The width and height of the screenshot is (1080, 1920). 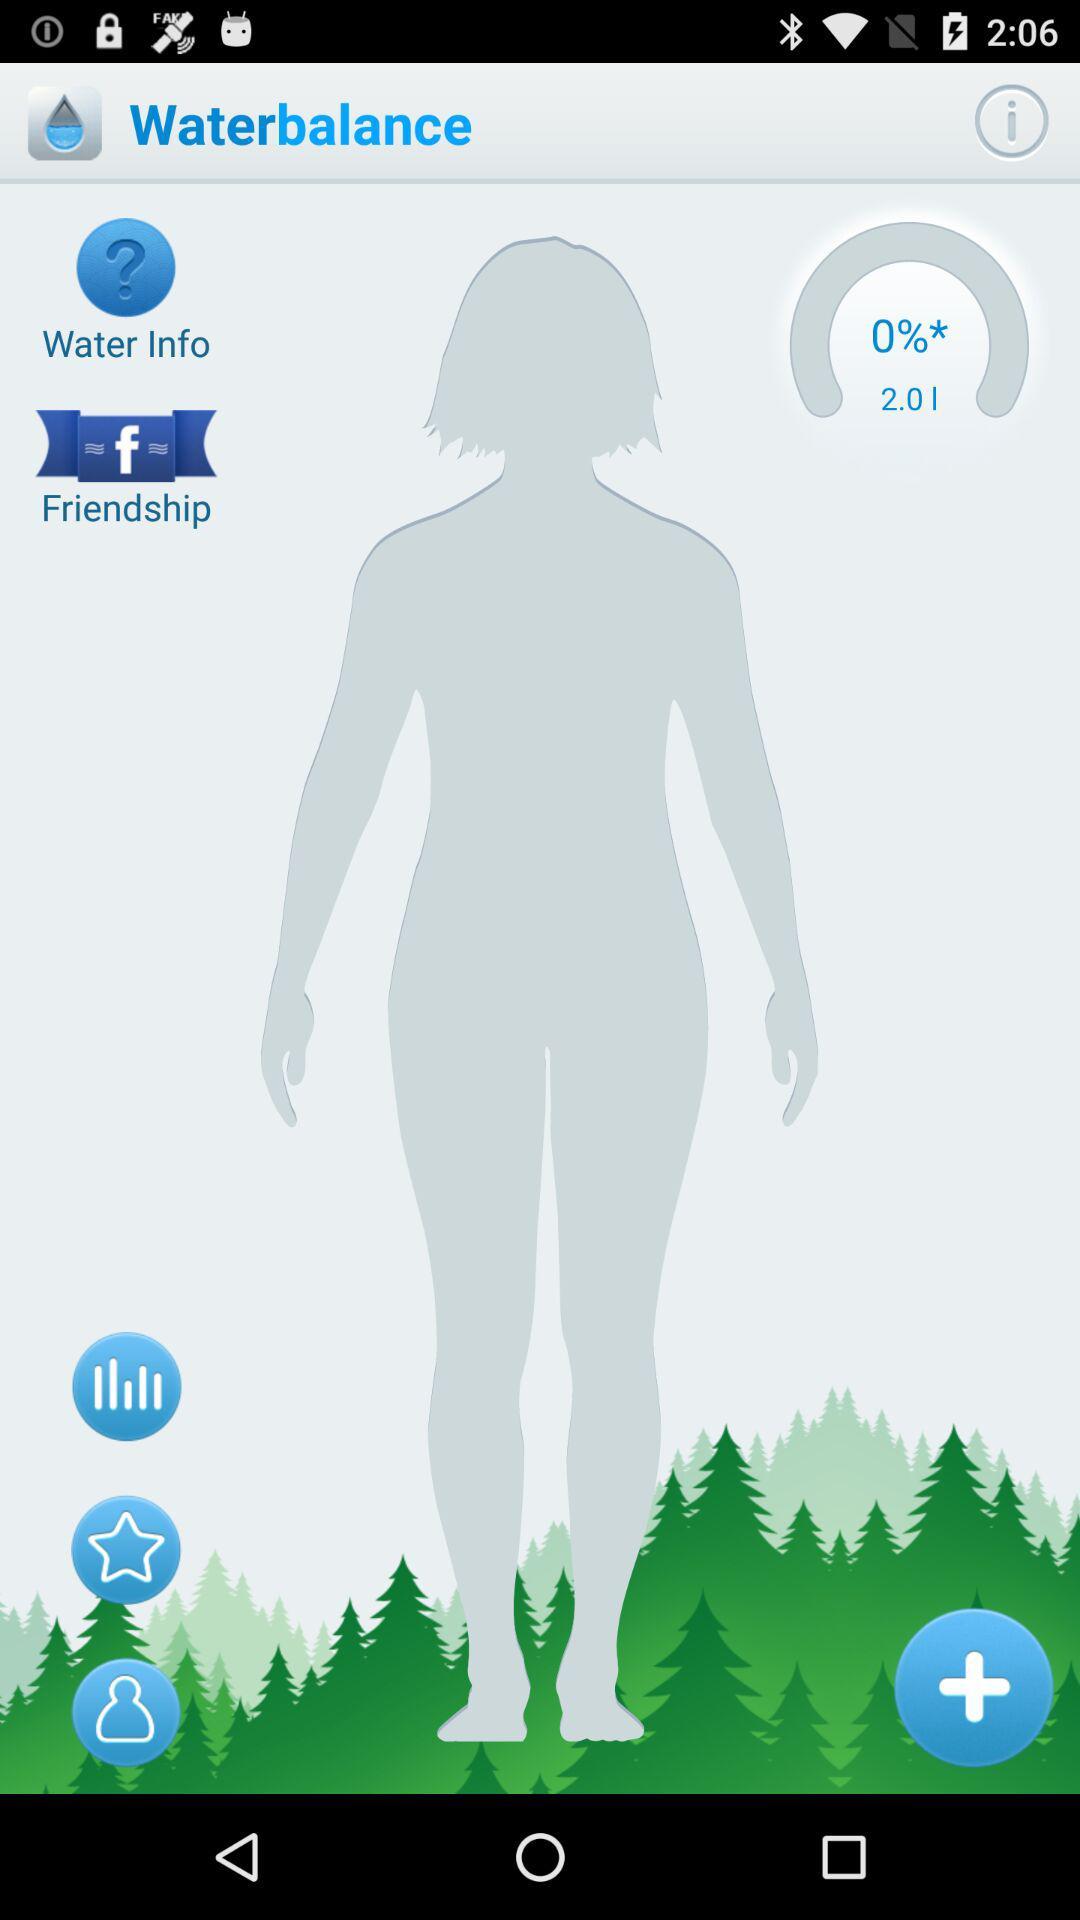 I want to click on the info icon, so click(x=1011, y=130).